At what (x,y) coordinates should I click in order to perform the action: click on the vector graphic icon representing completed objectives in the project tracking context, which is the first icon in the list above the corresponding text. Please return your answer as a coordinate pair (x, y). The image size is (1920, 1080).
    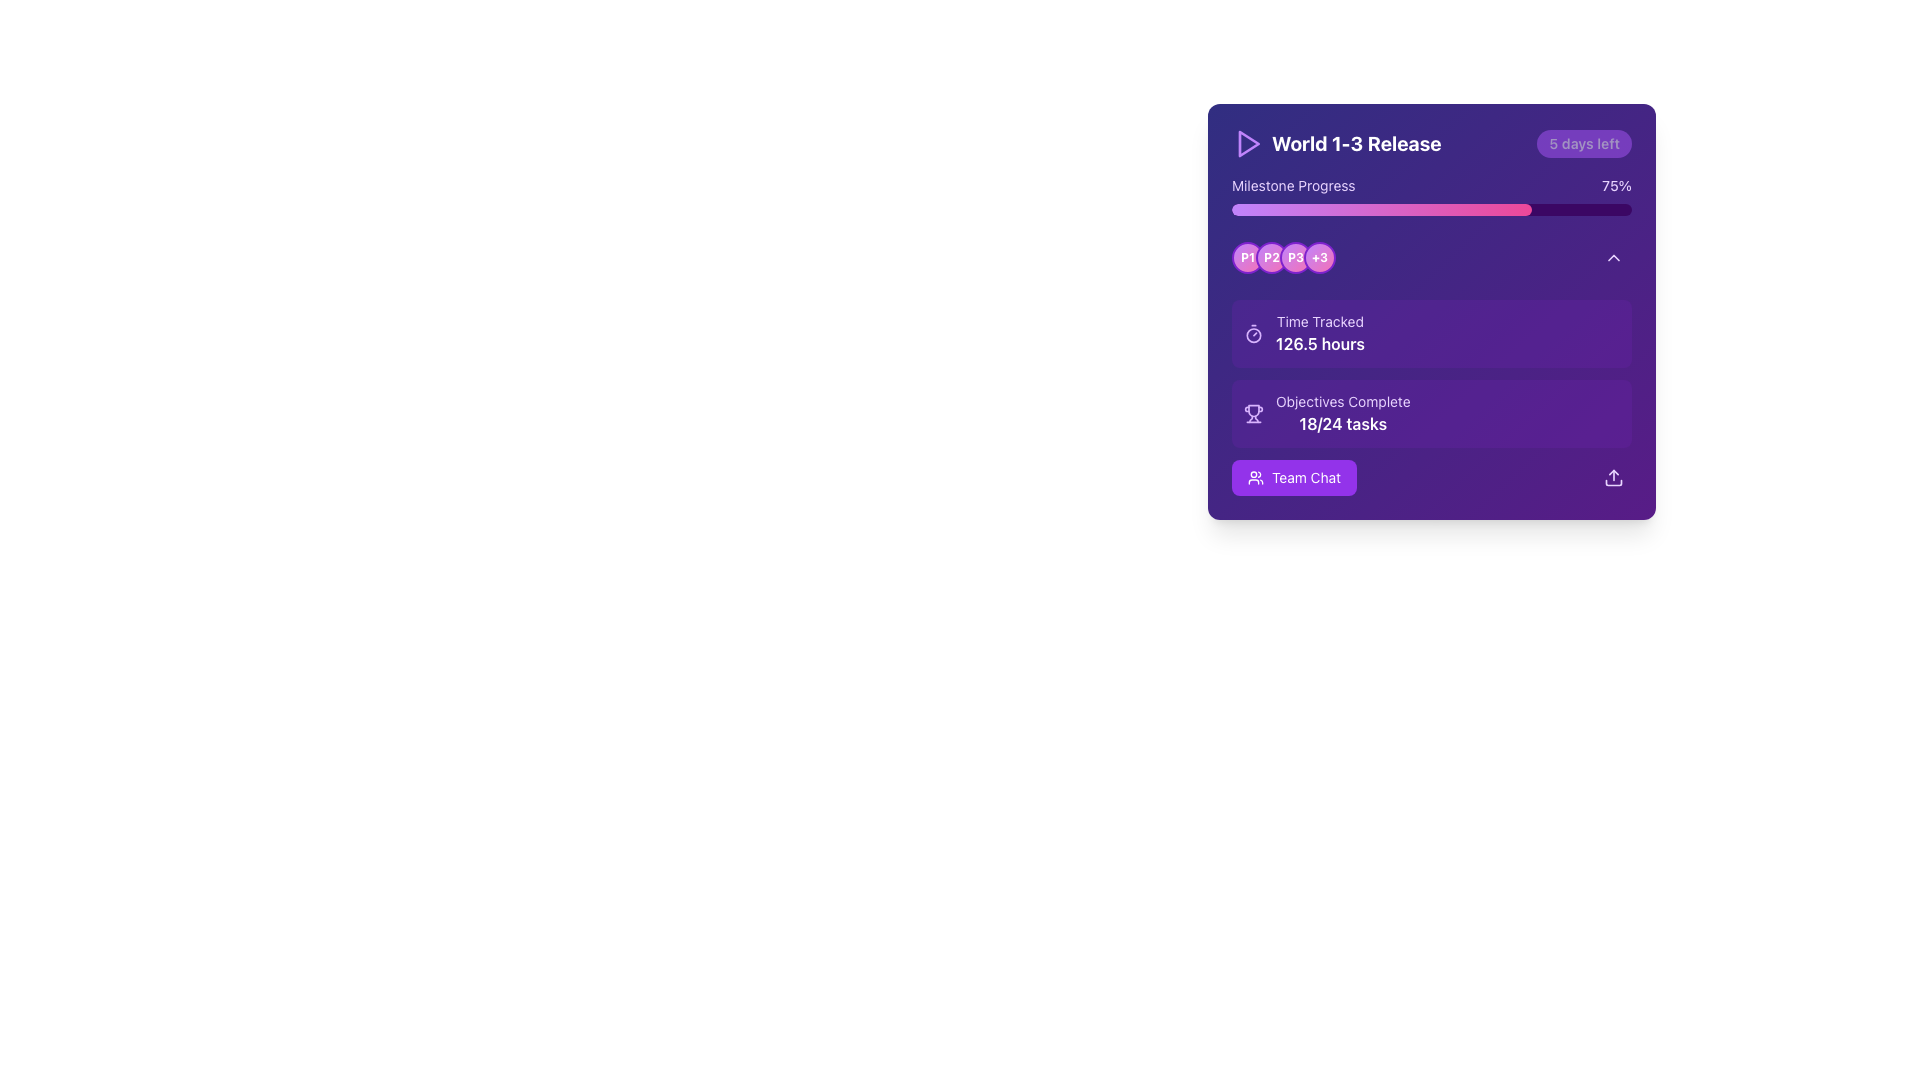
    Looking at the image, I should click on (1252, 410).